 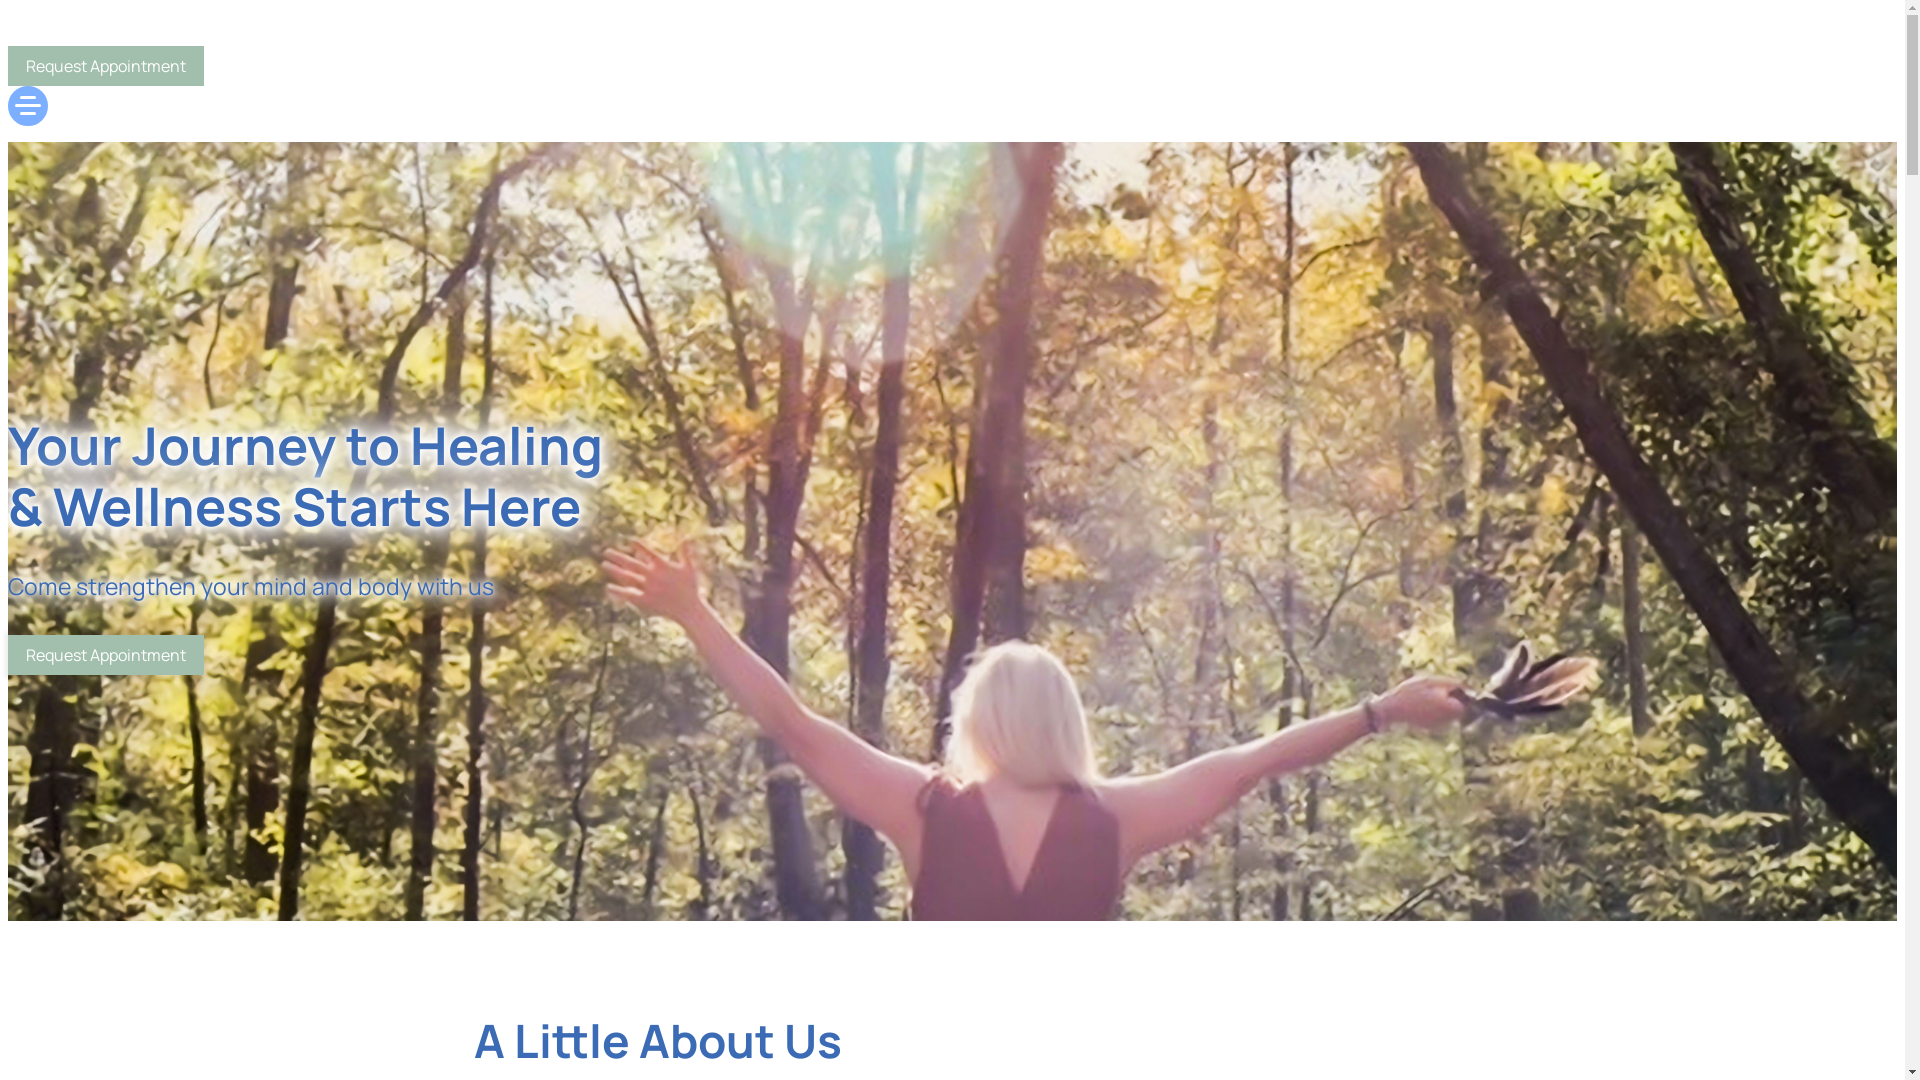 I want to click on 'Request Appointment', so click(x=104, y=64).